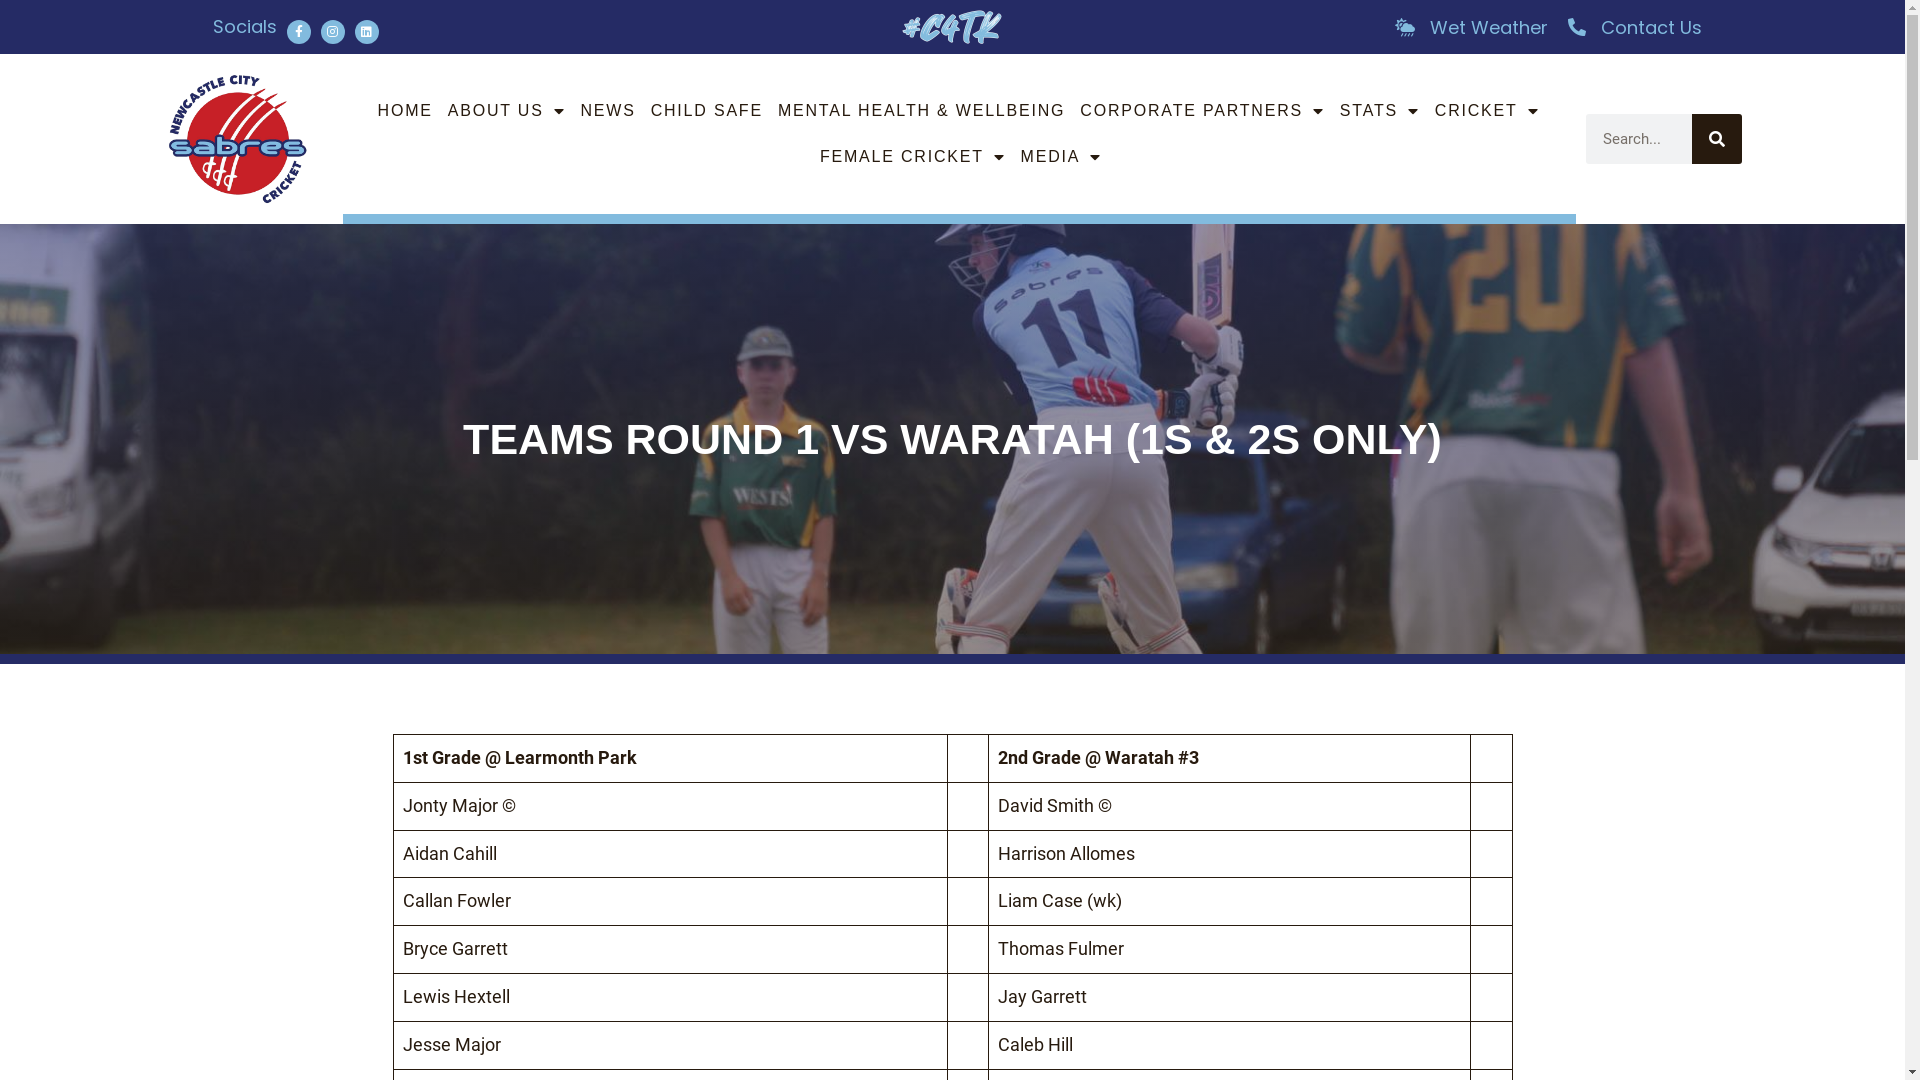  Describe the element at coordinates (1379, 111) in the screenshot. I see `'STATS'` at that location.